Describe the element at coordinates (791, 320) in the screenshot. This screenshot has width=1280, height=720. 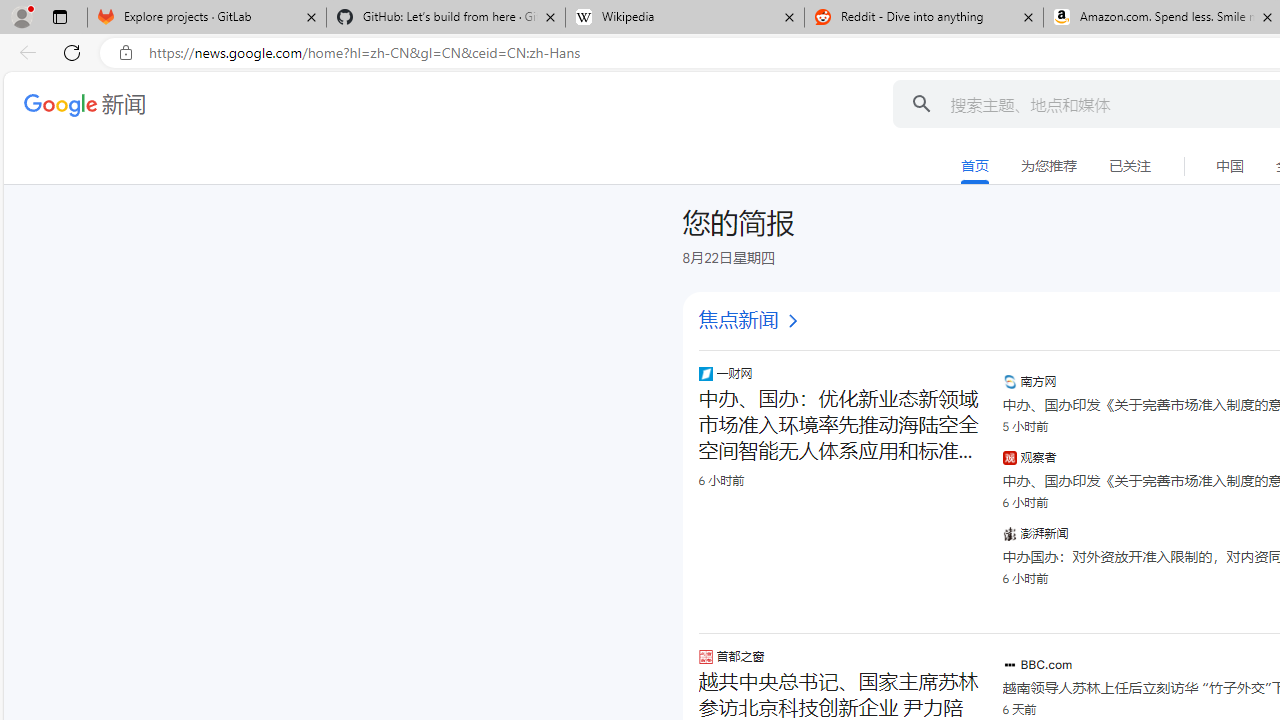
I see `'AutomationID: i10'` at that location.